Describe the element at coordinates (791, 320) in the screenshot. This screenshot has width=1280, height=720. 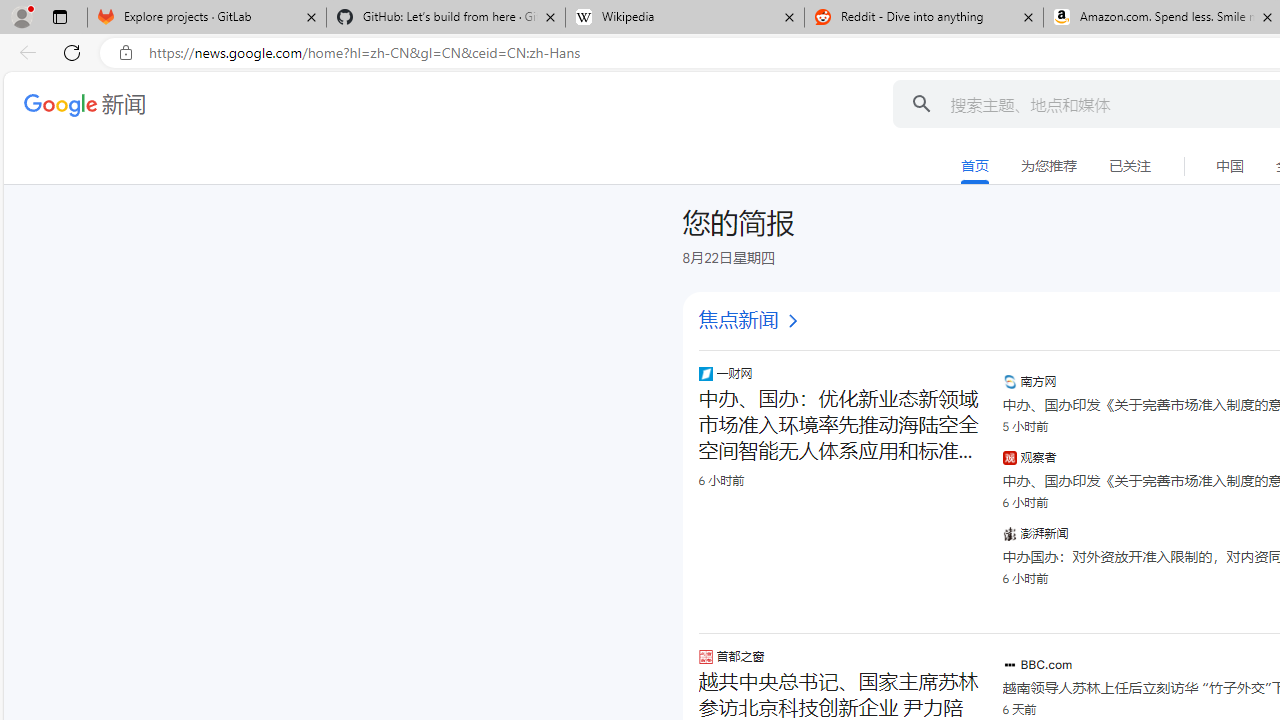
I see `'AutomationID: i10'` at that location.